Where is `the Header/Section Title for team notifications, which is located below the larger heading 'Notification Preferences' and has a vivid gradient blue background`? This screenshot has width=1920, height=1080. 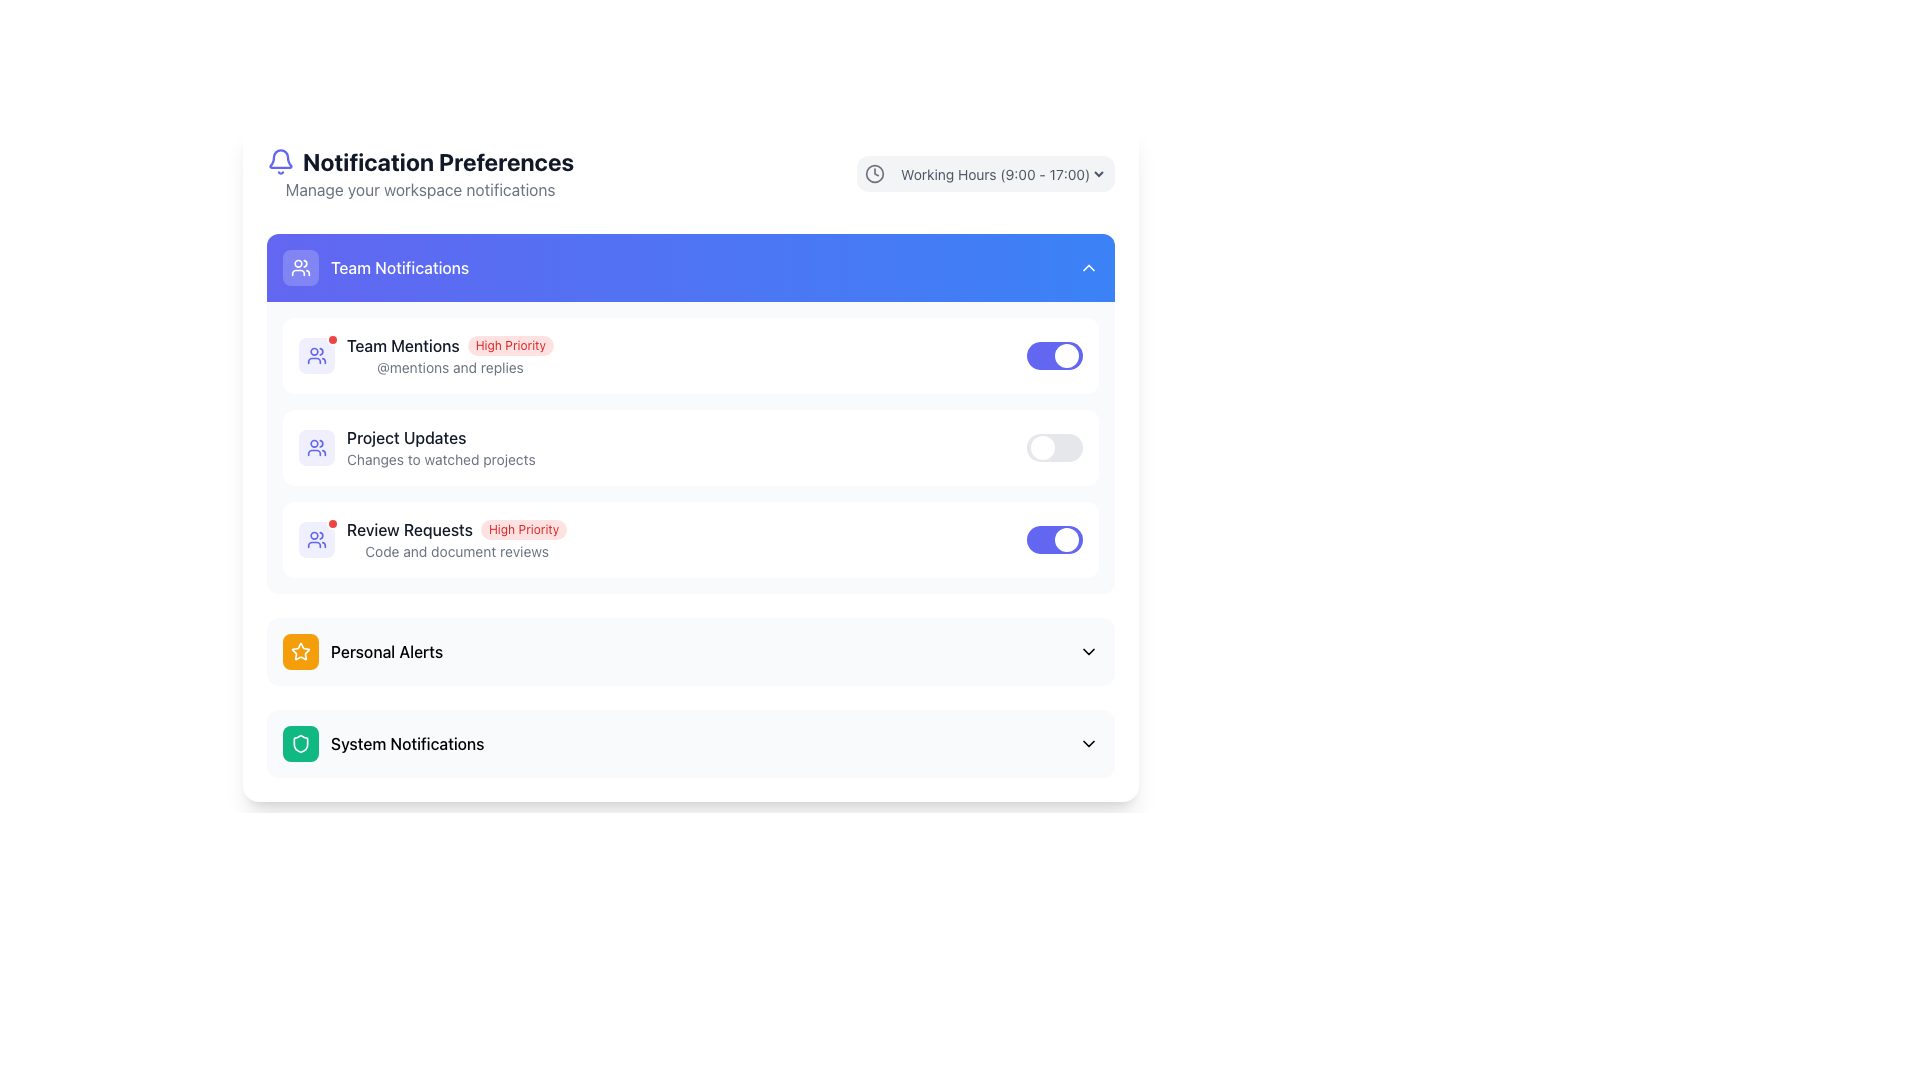 the Header/Section Title for team notifications, which is located below the larger heading 'Notification Preferences' and has a vivid gradient blue background is located at coordinates (376, 266).